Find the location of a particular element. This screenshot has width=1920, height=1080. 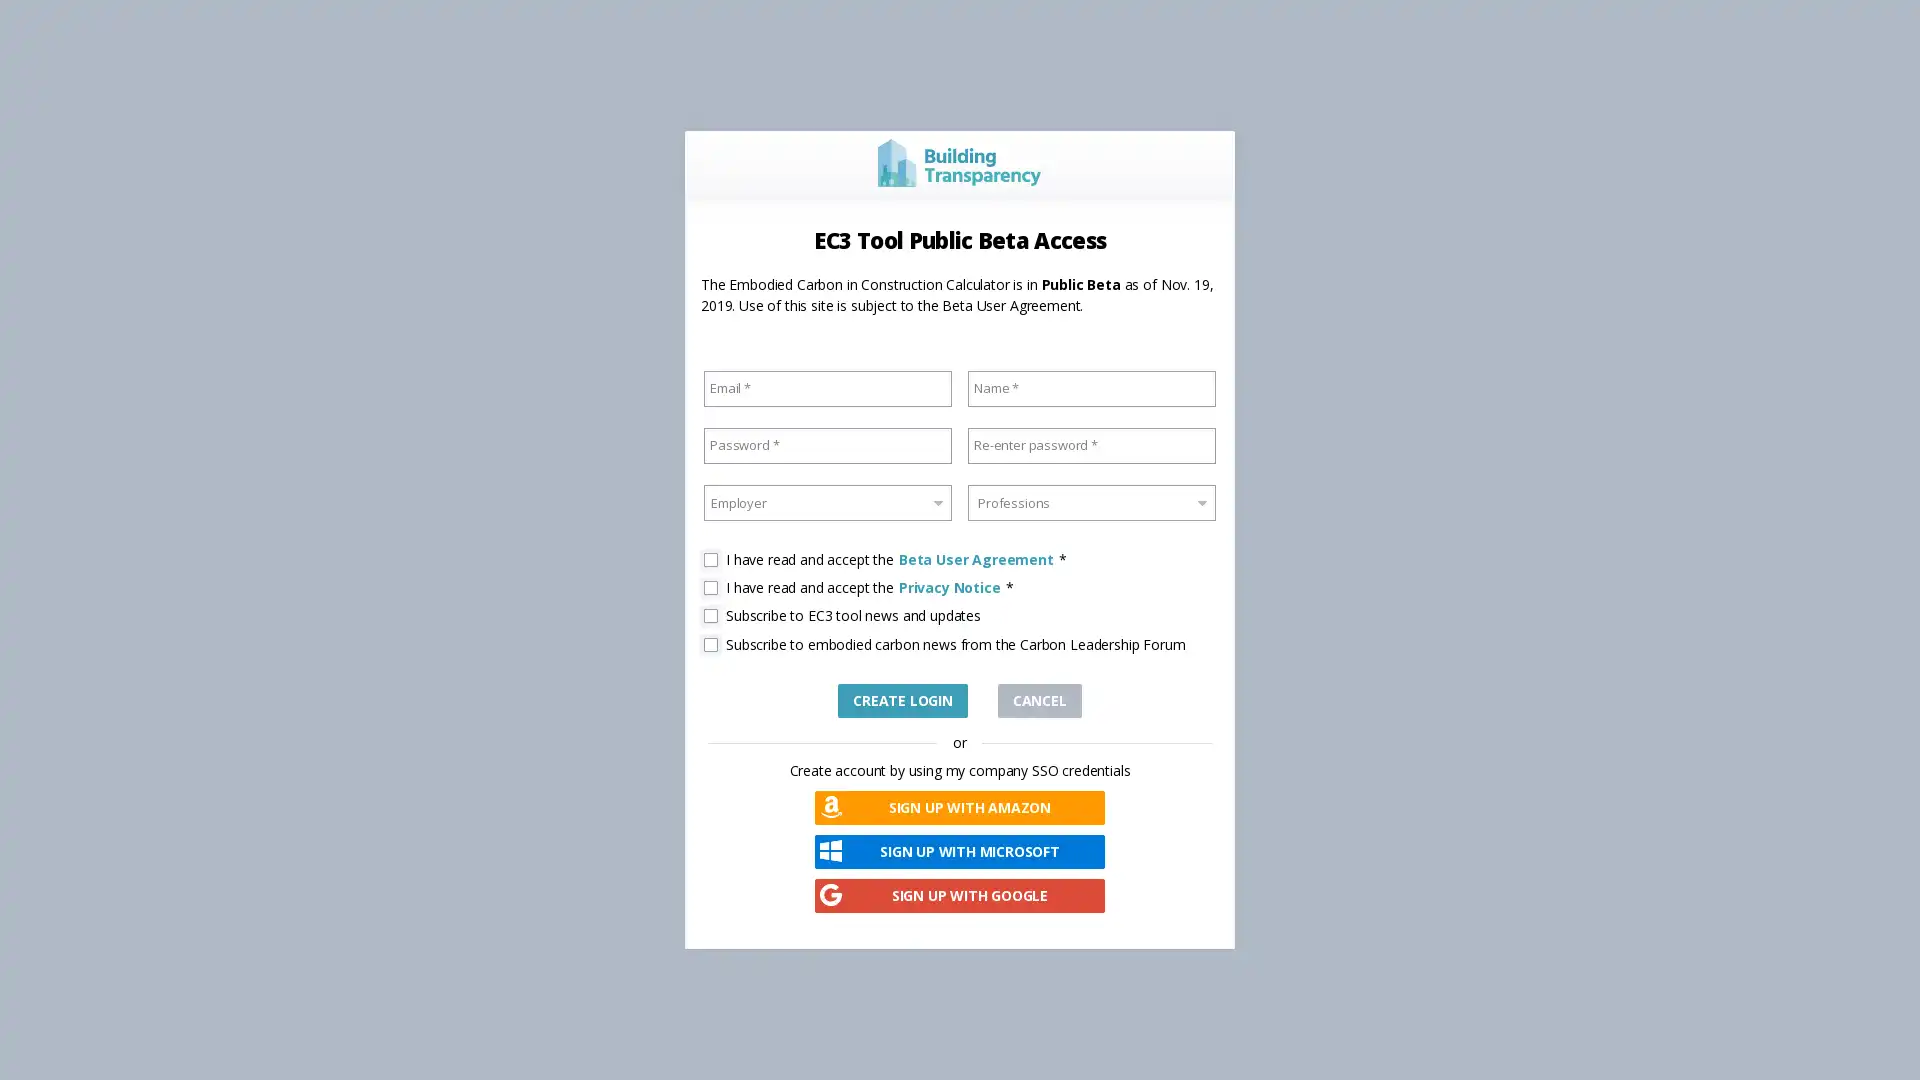

CREATE LOGIN is located at coordinates (901, 698).